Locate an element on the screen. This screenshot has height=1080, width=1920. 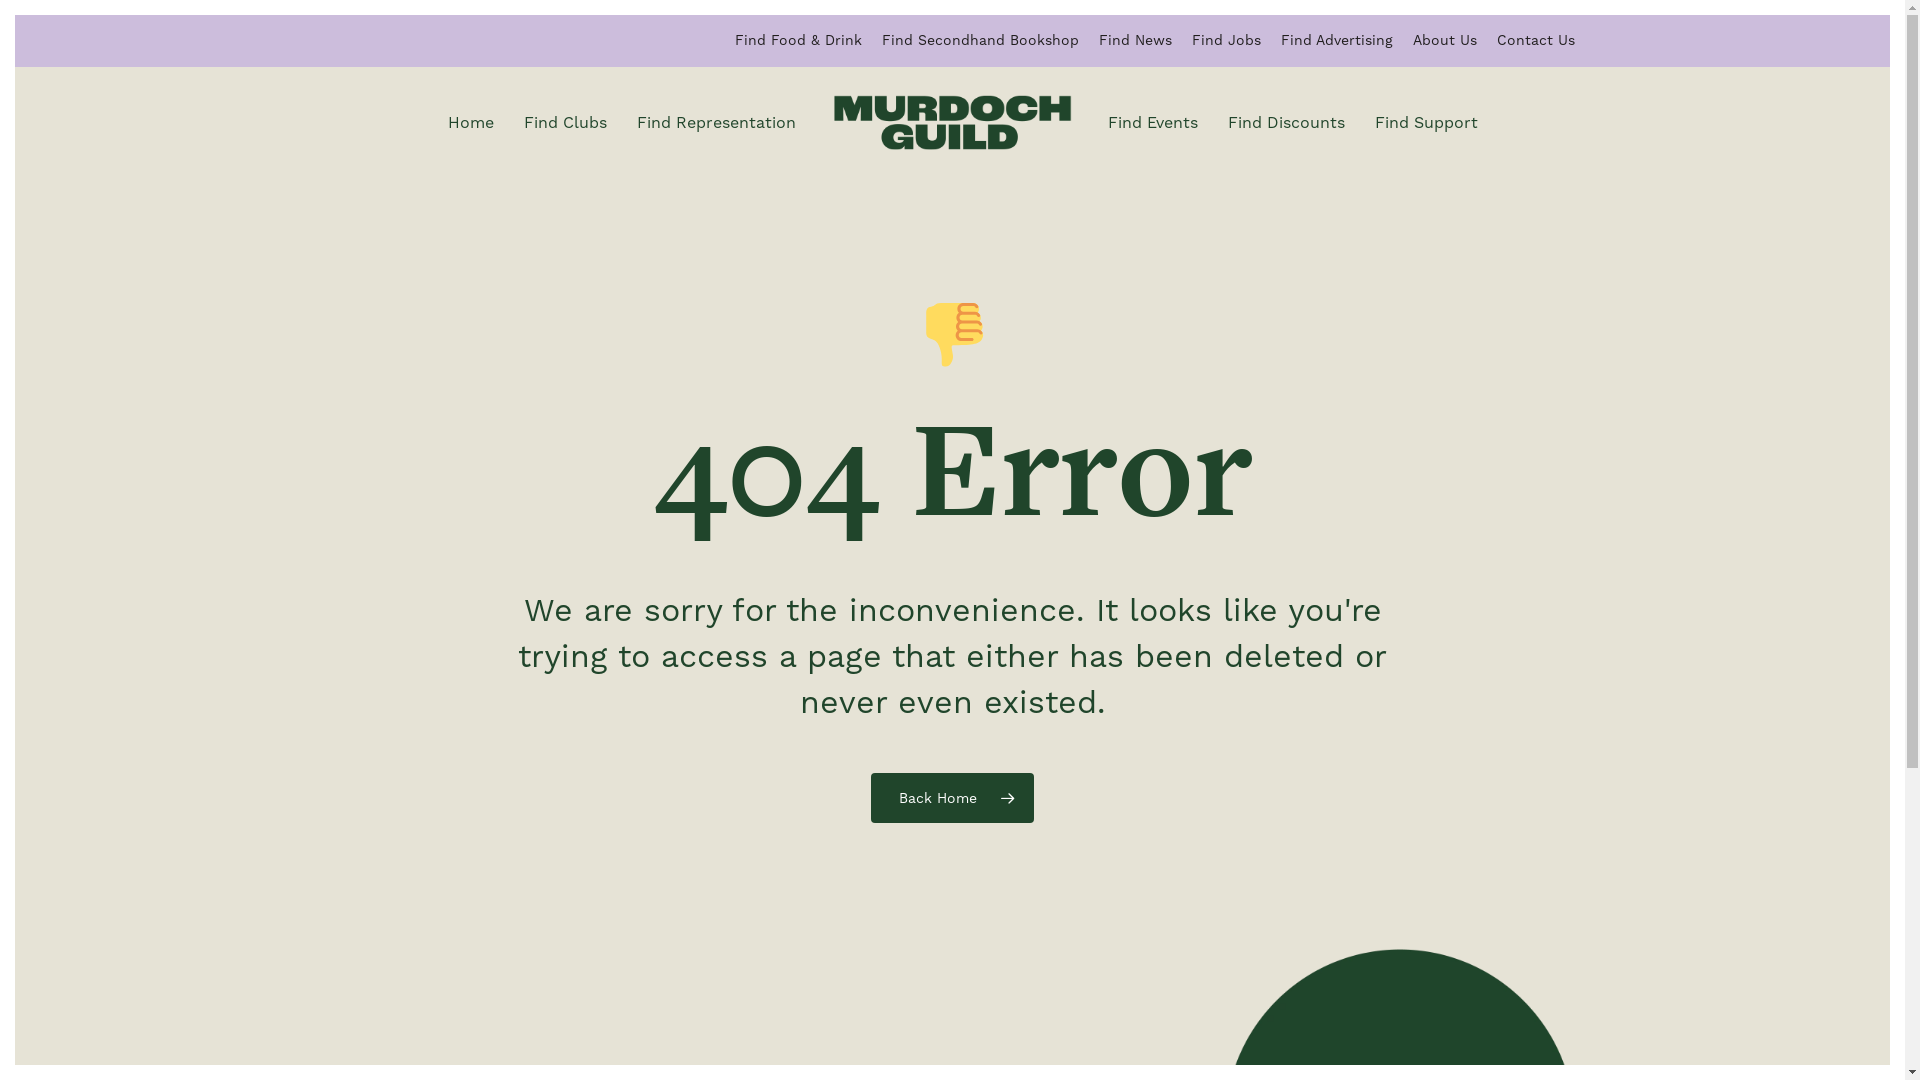
'About Us' is located at coordinates (1444, 39).